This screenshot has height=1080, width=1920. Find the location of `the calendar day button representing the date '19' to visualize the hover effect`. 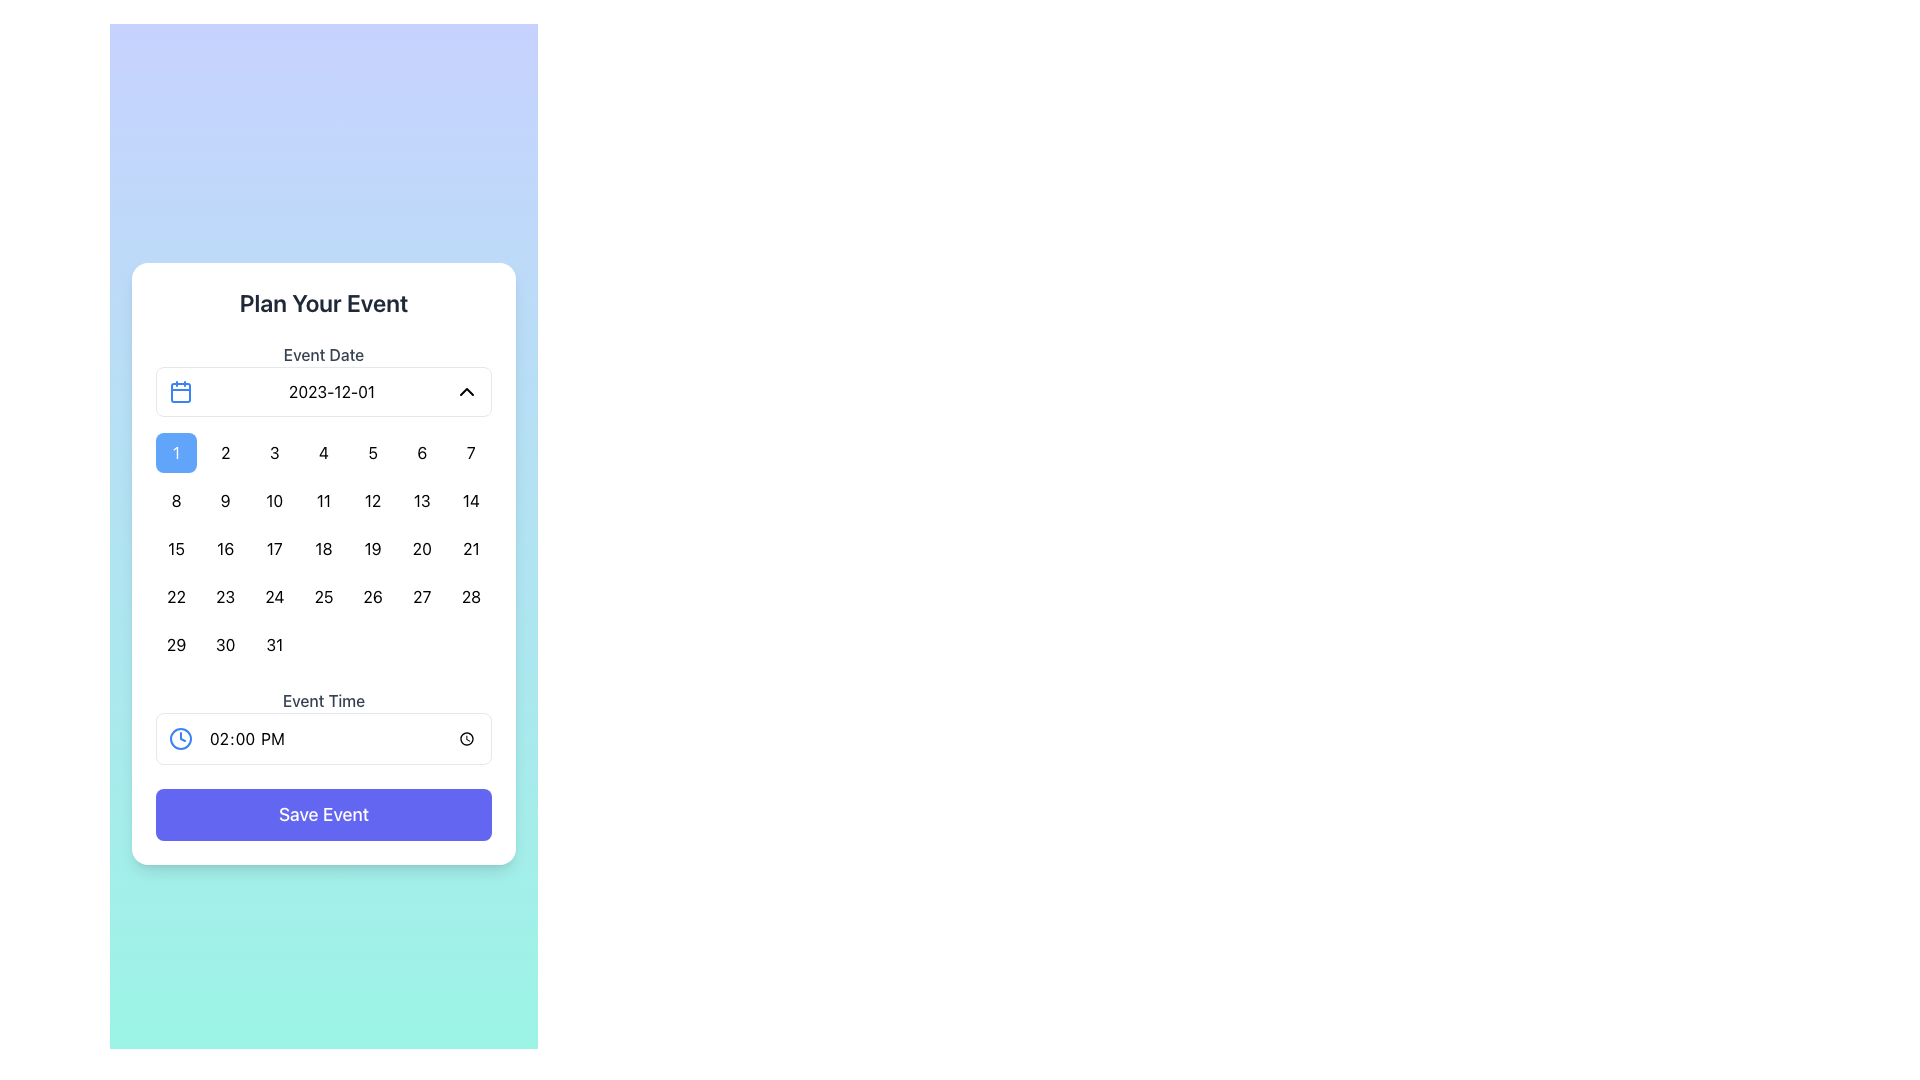

the calendar day button representing the date '19' to visualize the hover effect is located at coordinates (373, 548).